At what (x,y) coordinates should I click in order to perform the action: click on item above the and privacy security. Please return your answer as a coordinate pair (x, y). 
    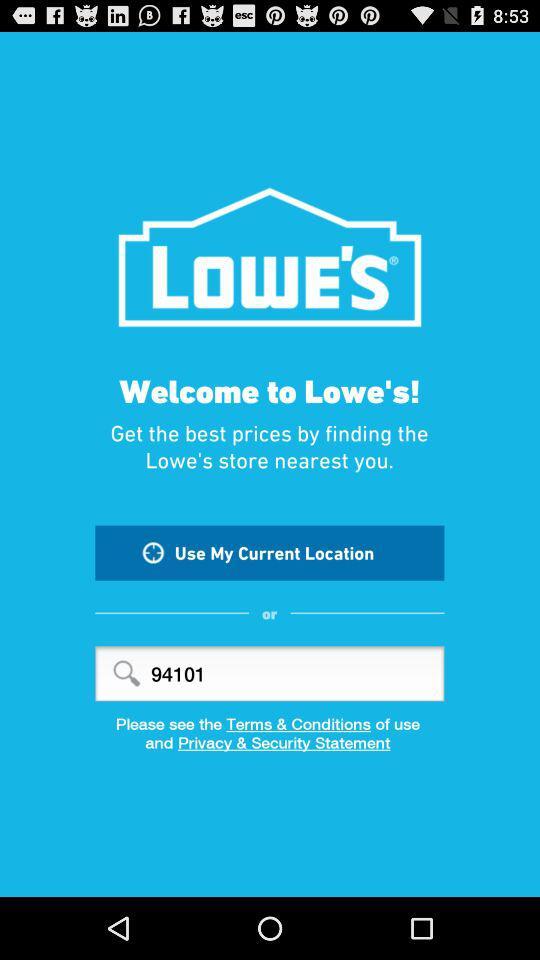
    Looking at the image, I should click on (270, 722).